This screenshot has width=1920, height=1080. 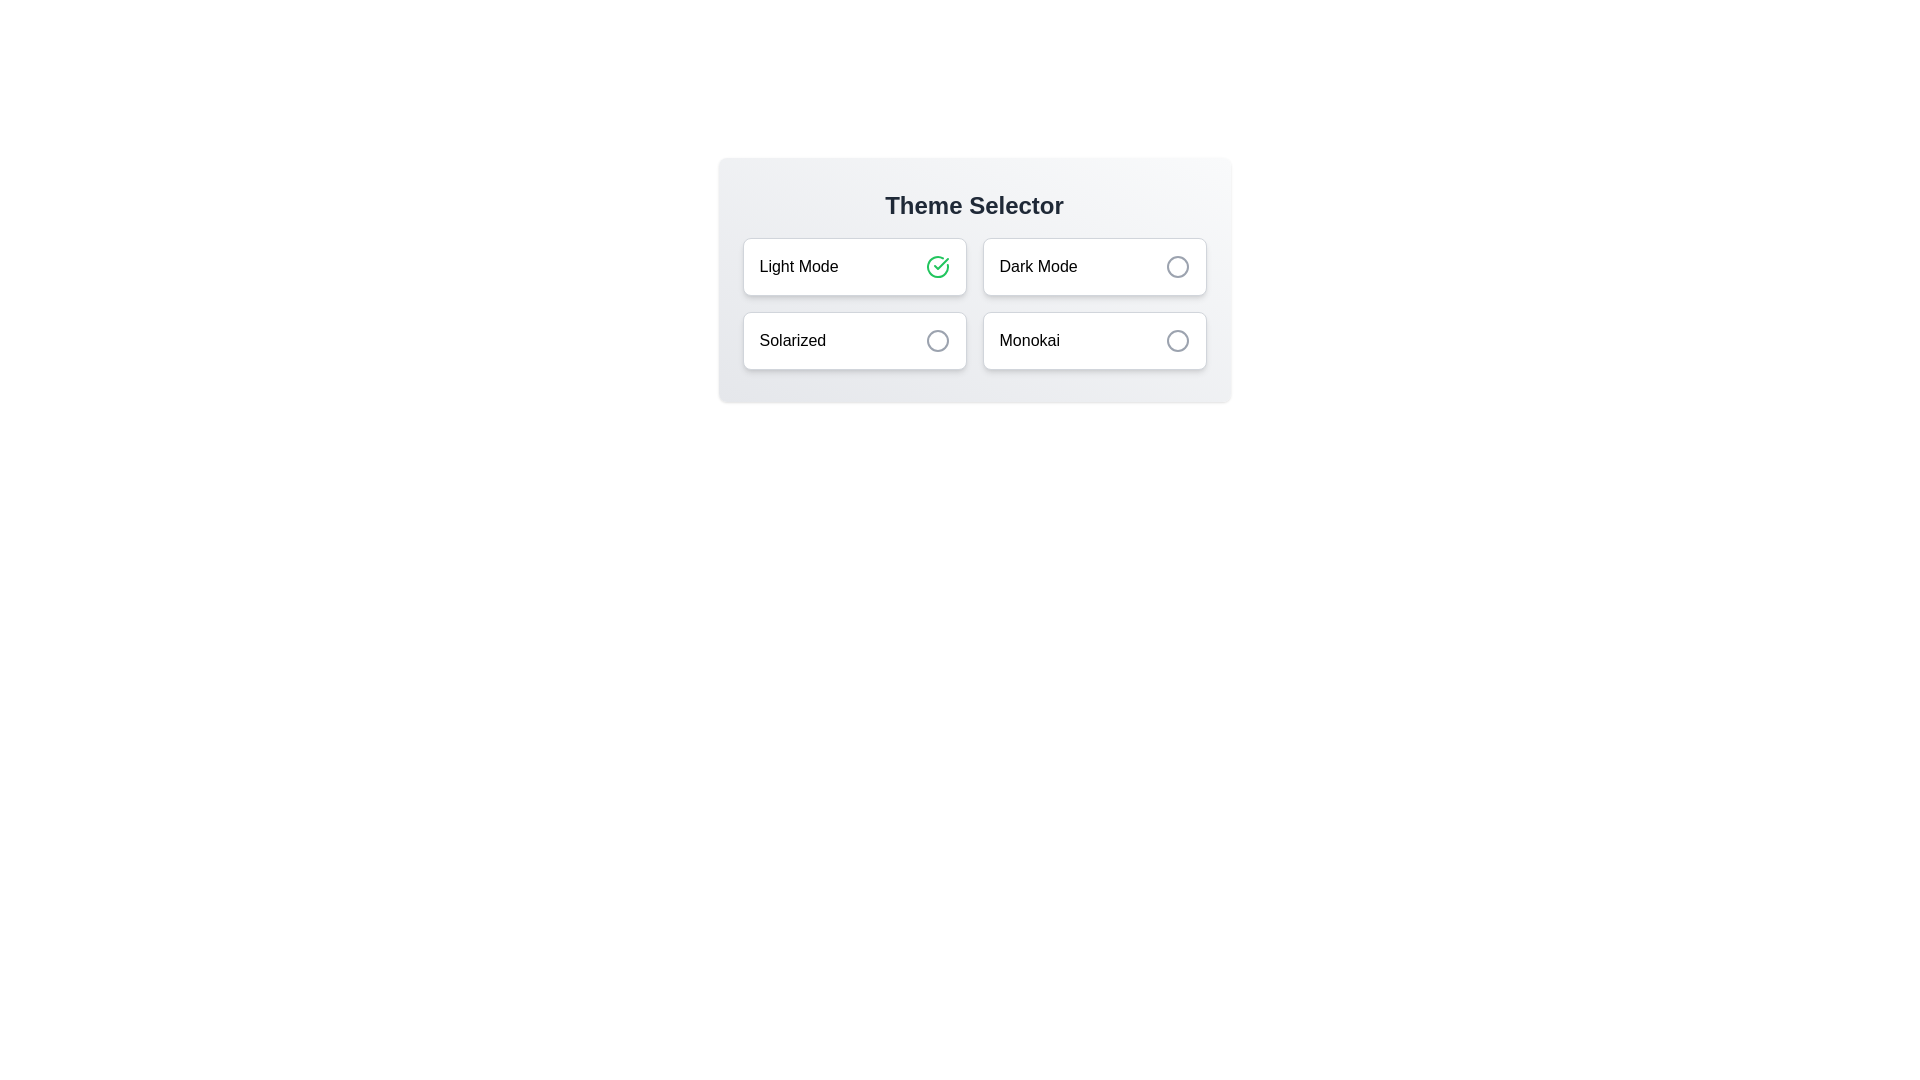 I want to click on the button corresponding to the theme Monokai, so click(x=1093, y=339).